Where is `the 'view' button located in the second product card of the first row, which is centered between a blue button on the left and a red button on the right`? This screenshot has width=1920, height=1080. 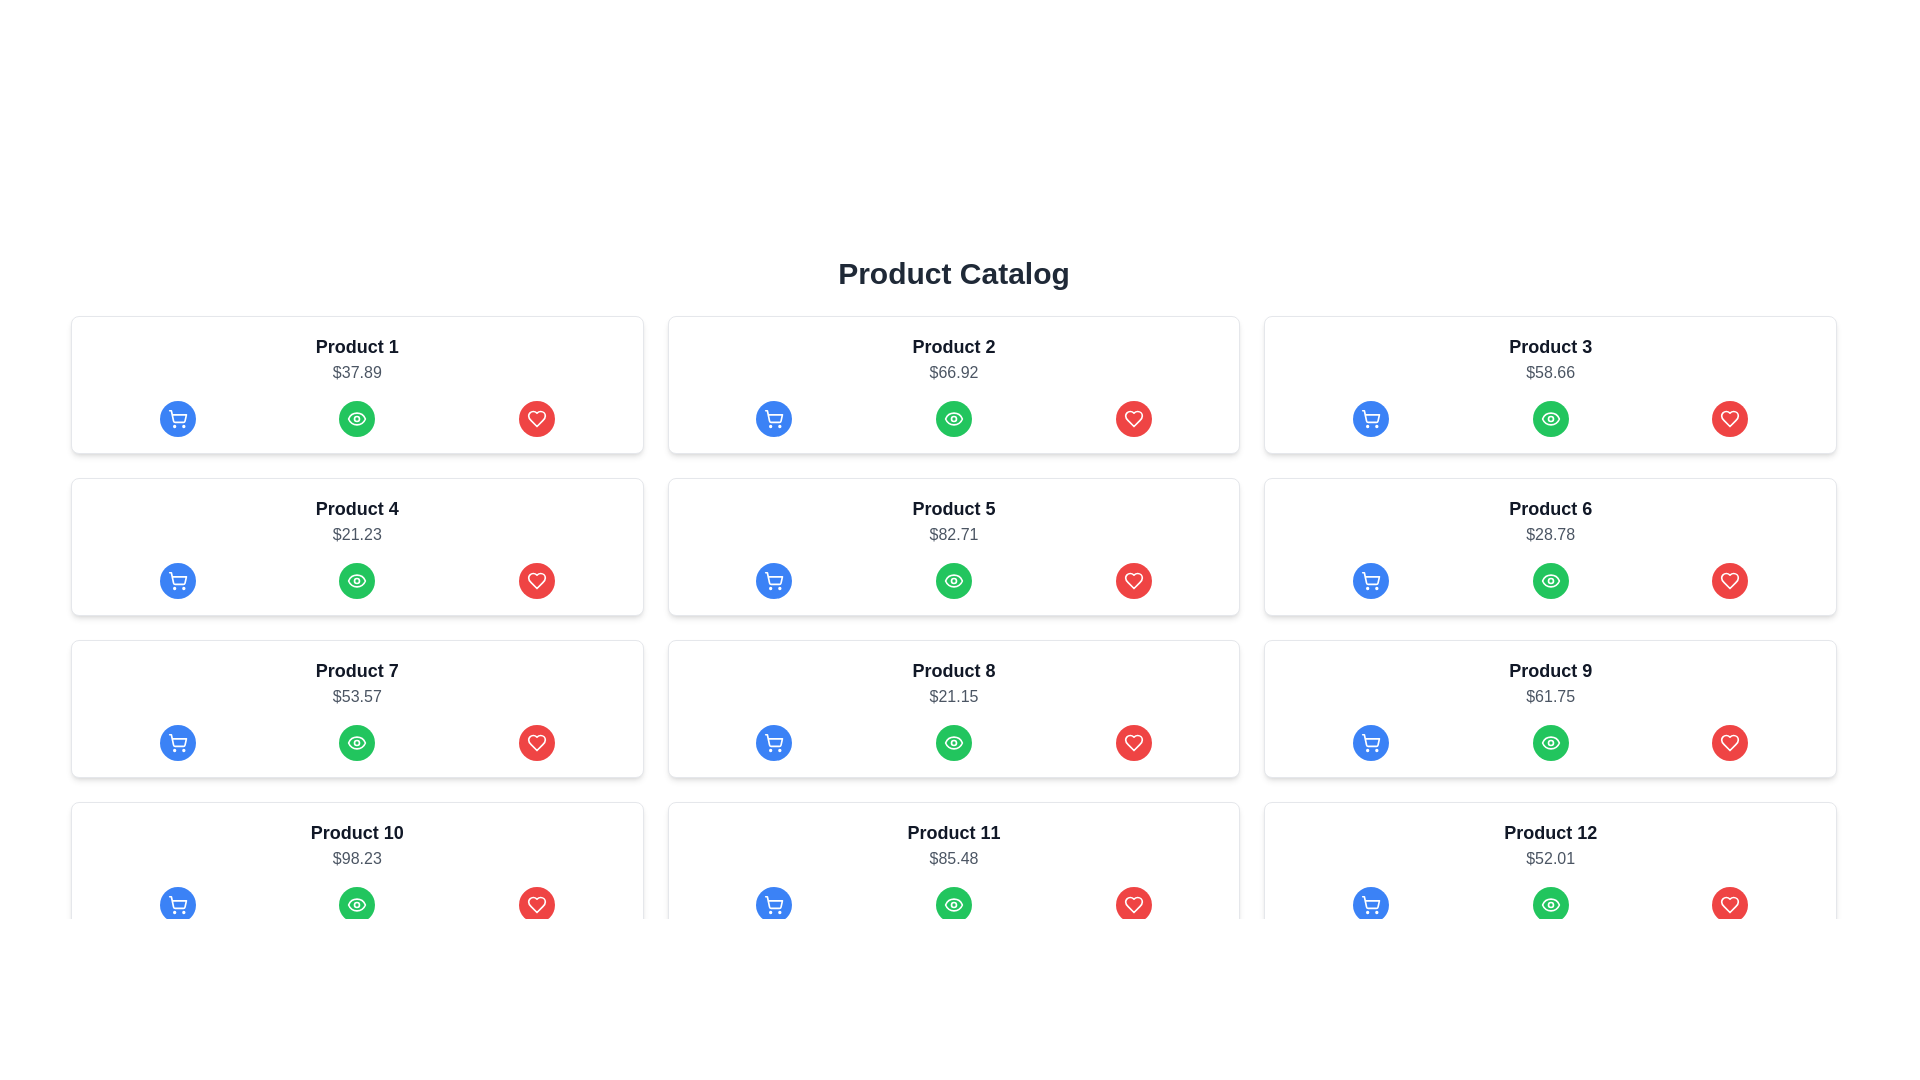 the 'view' button located in the second product card of the first row, which is centered between a blue button on the left and a red button on the right is located at coordinates (953, 418).